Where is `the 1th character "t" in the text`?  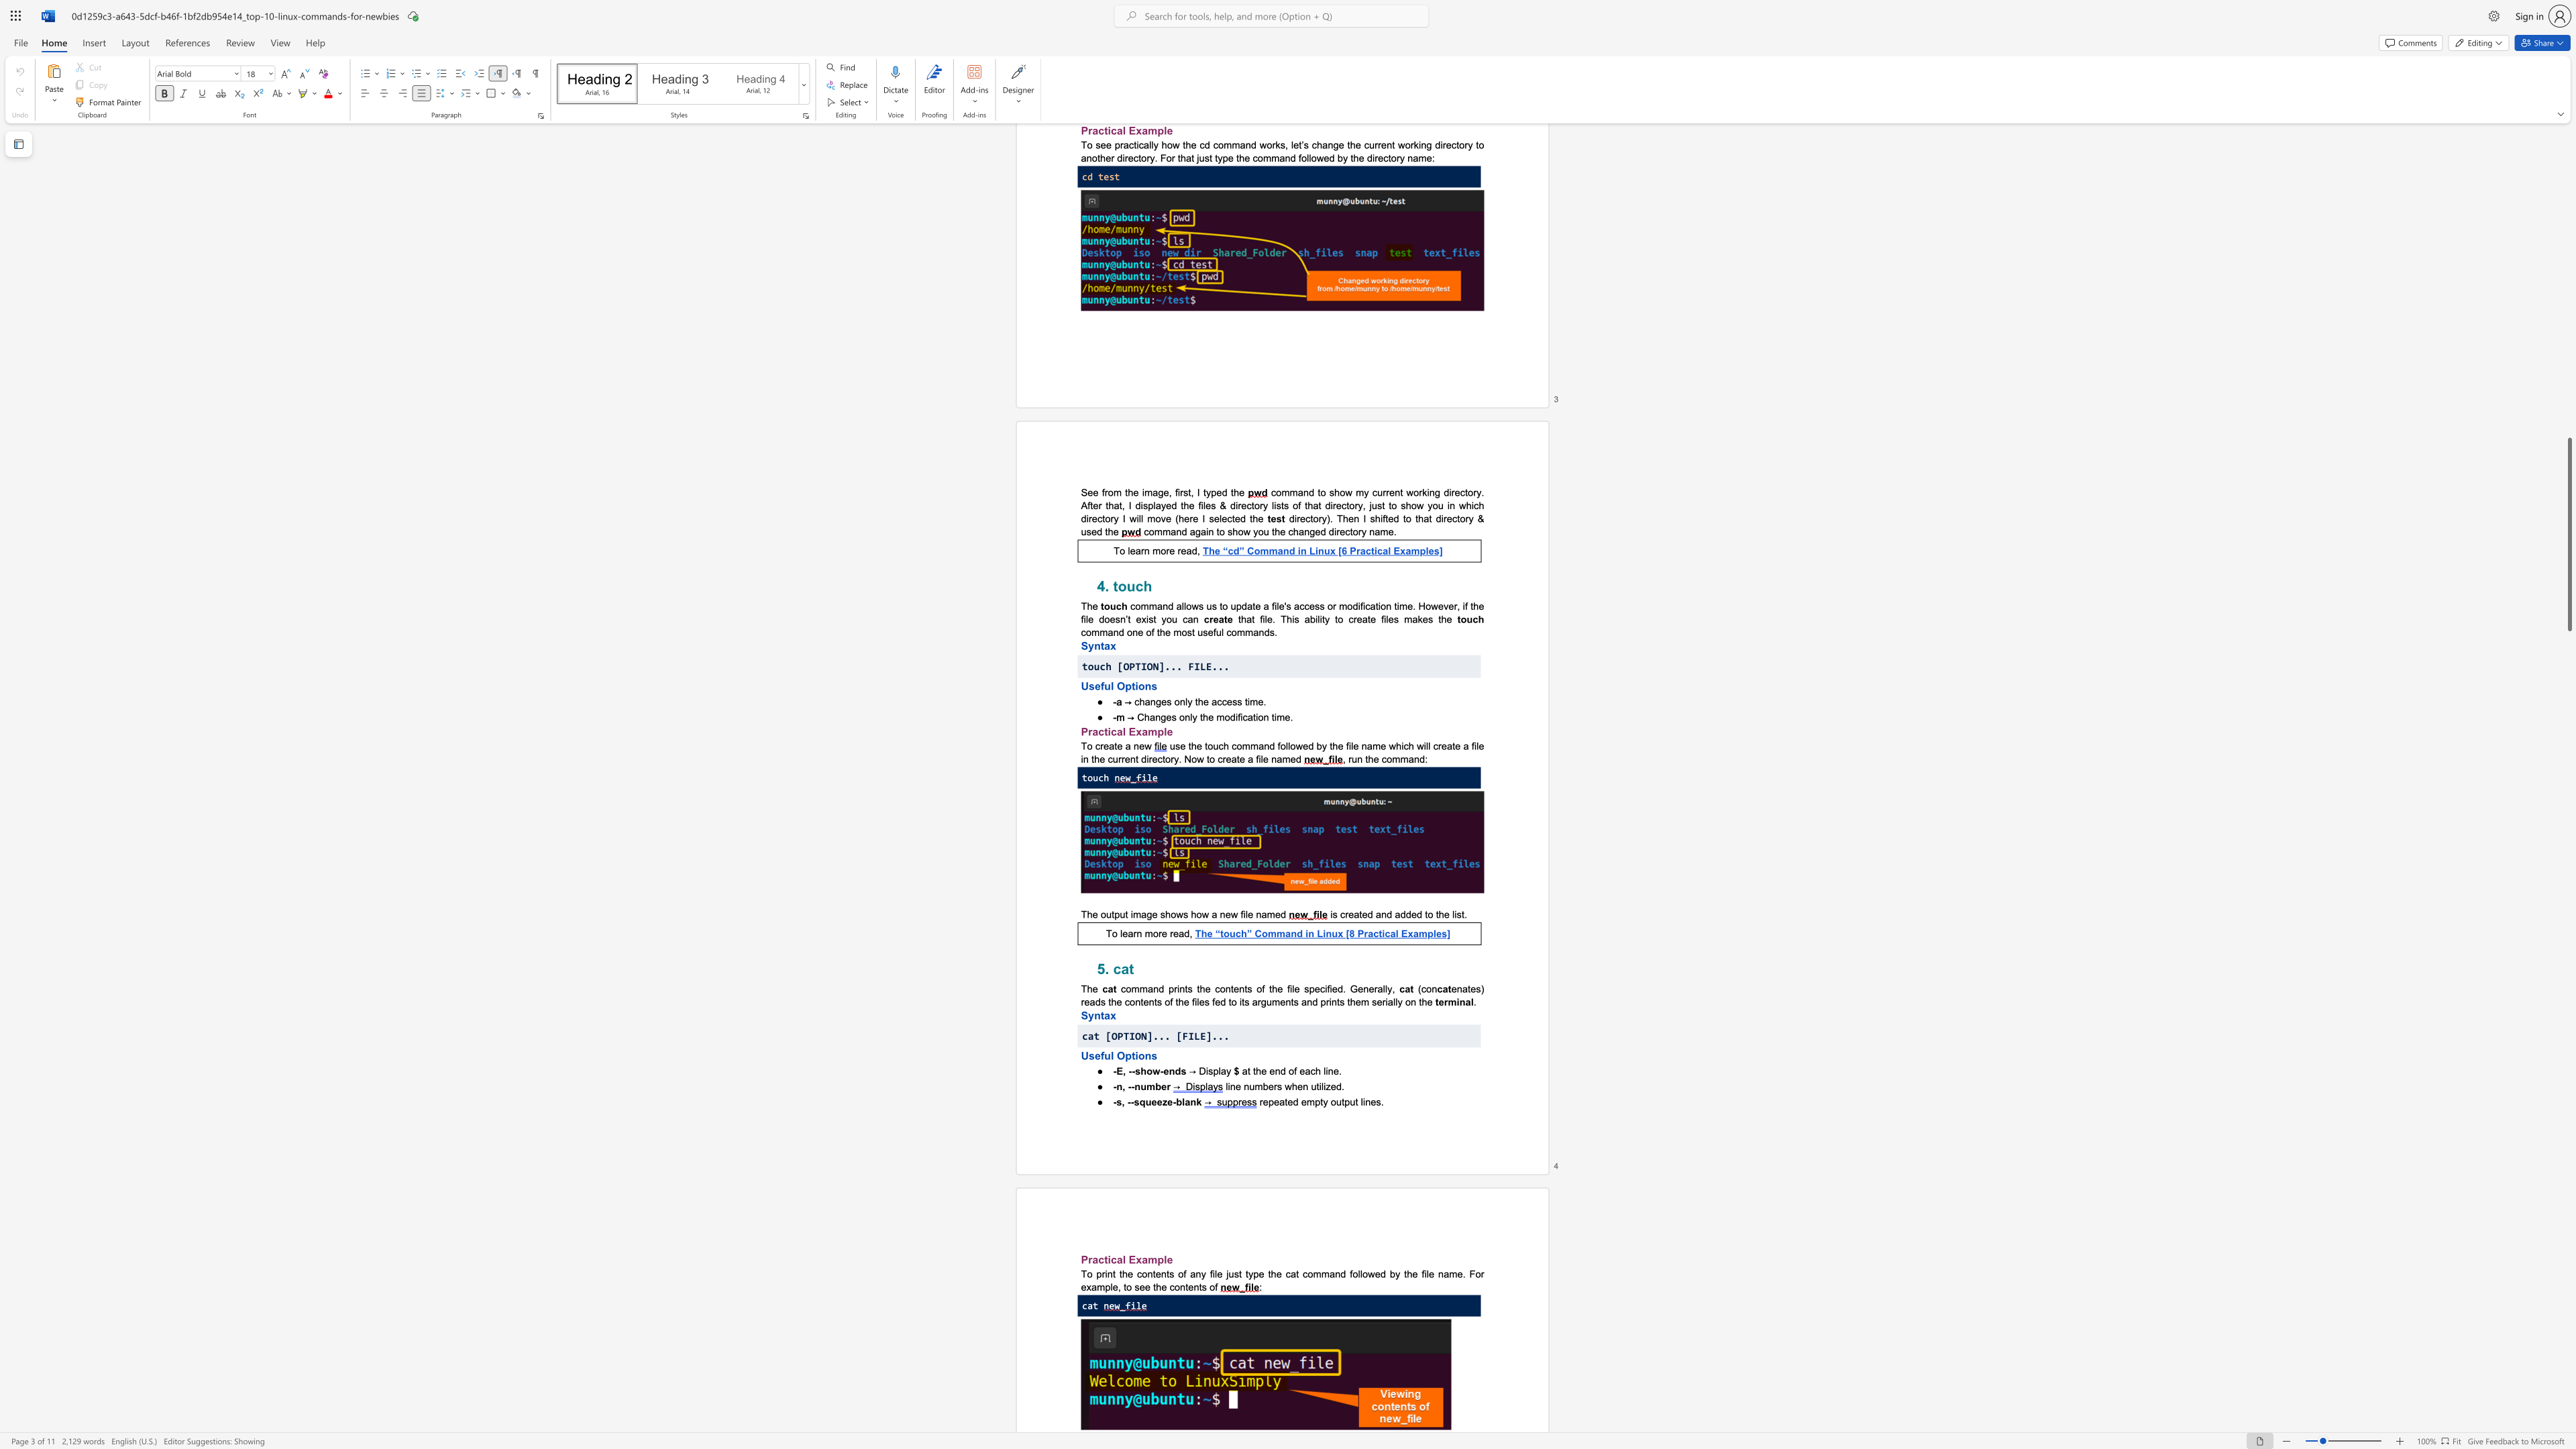 the 1th character "t" in the text is located at coordinates (1185, 989).